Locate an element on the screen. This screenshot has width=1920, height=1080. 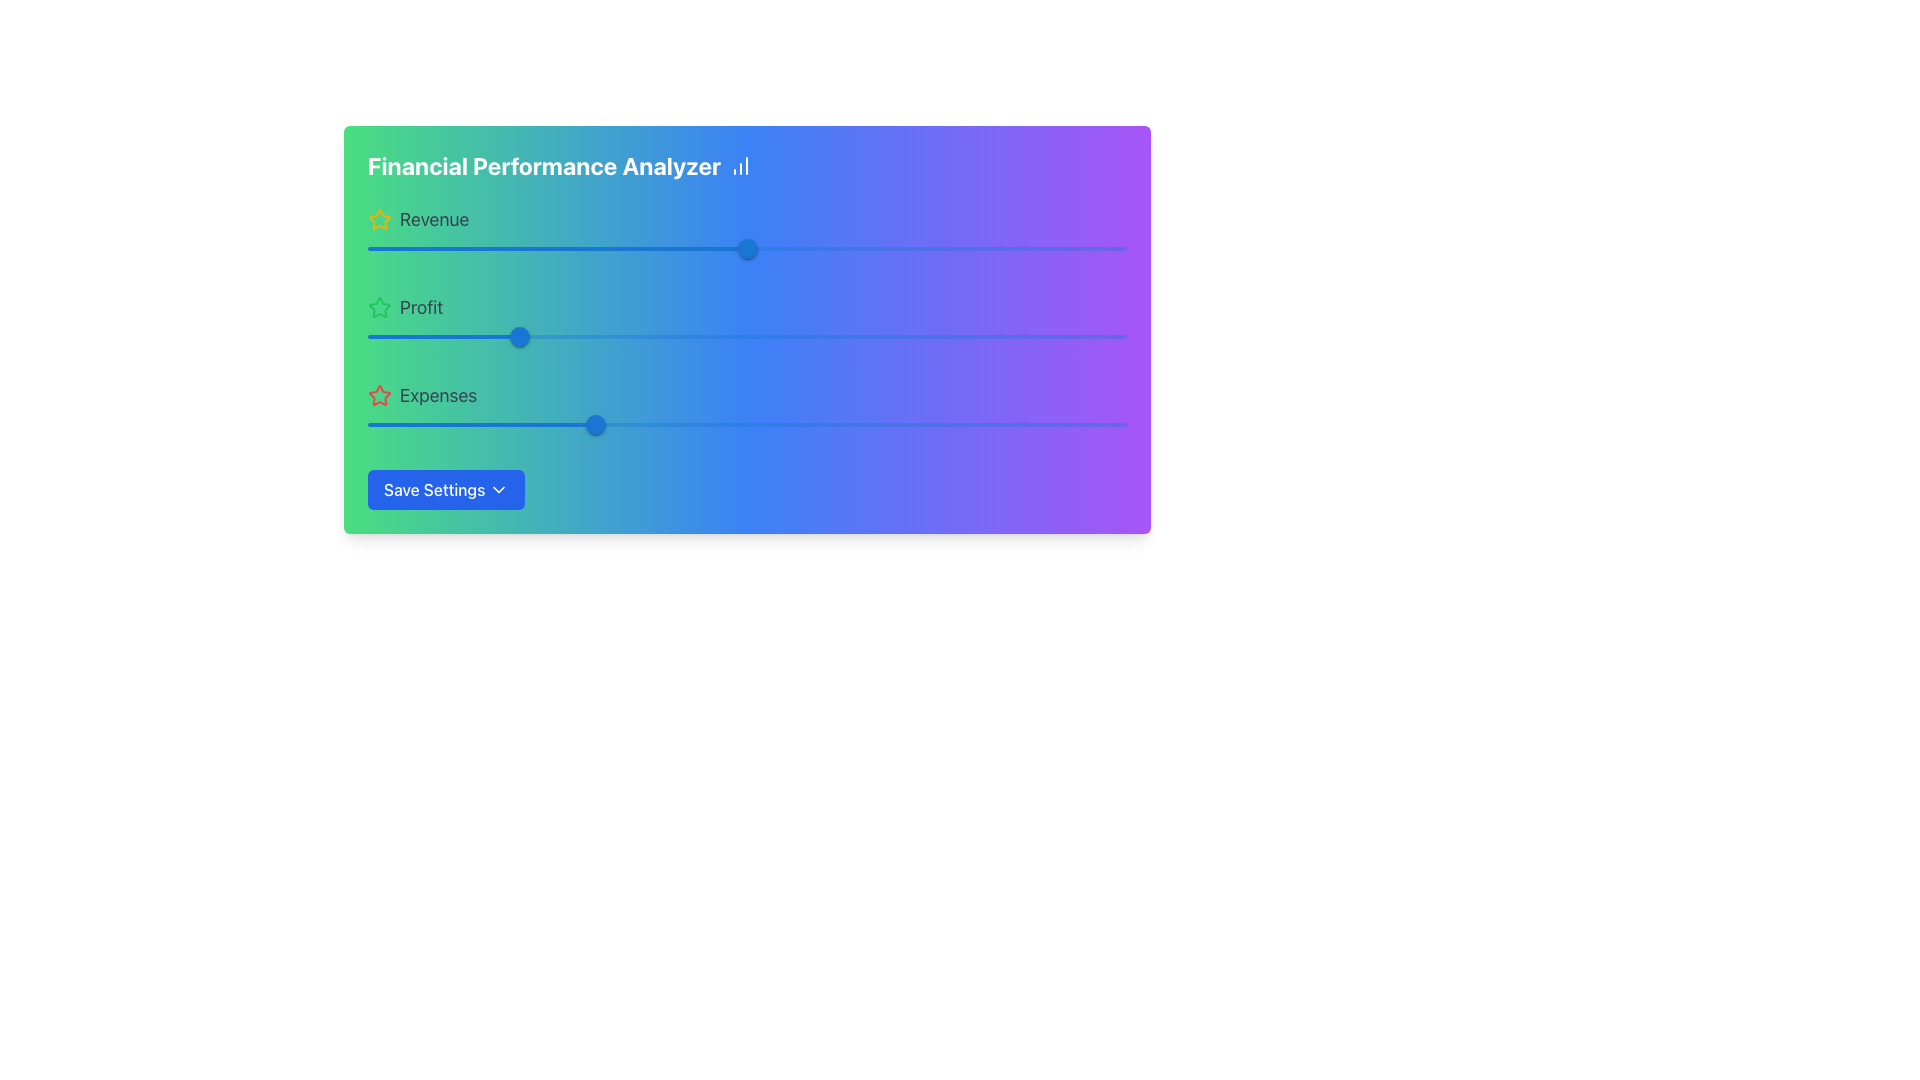
the second star icon indicating the 'Profit' section, which is positioned vertically between the 'Revenue' and 'Expenses' star icons is located at coordinates (379, 307).